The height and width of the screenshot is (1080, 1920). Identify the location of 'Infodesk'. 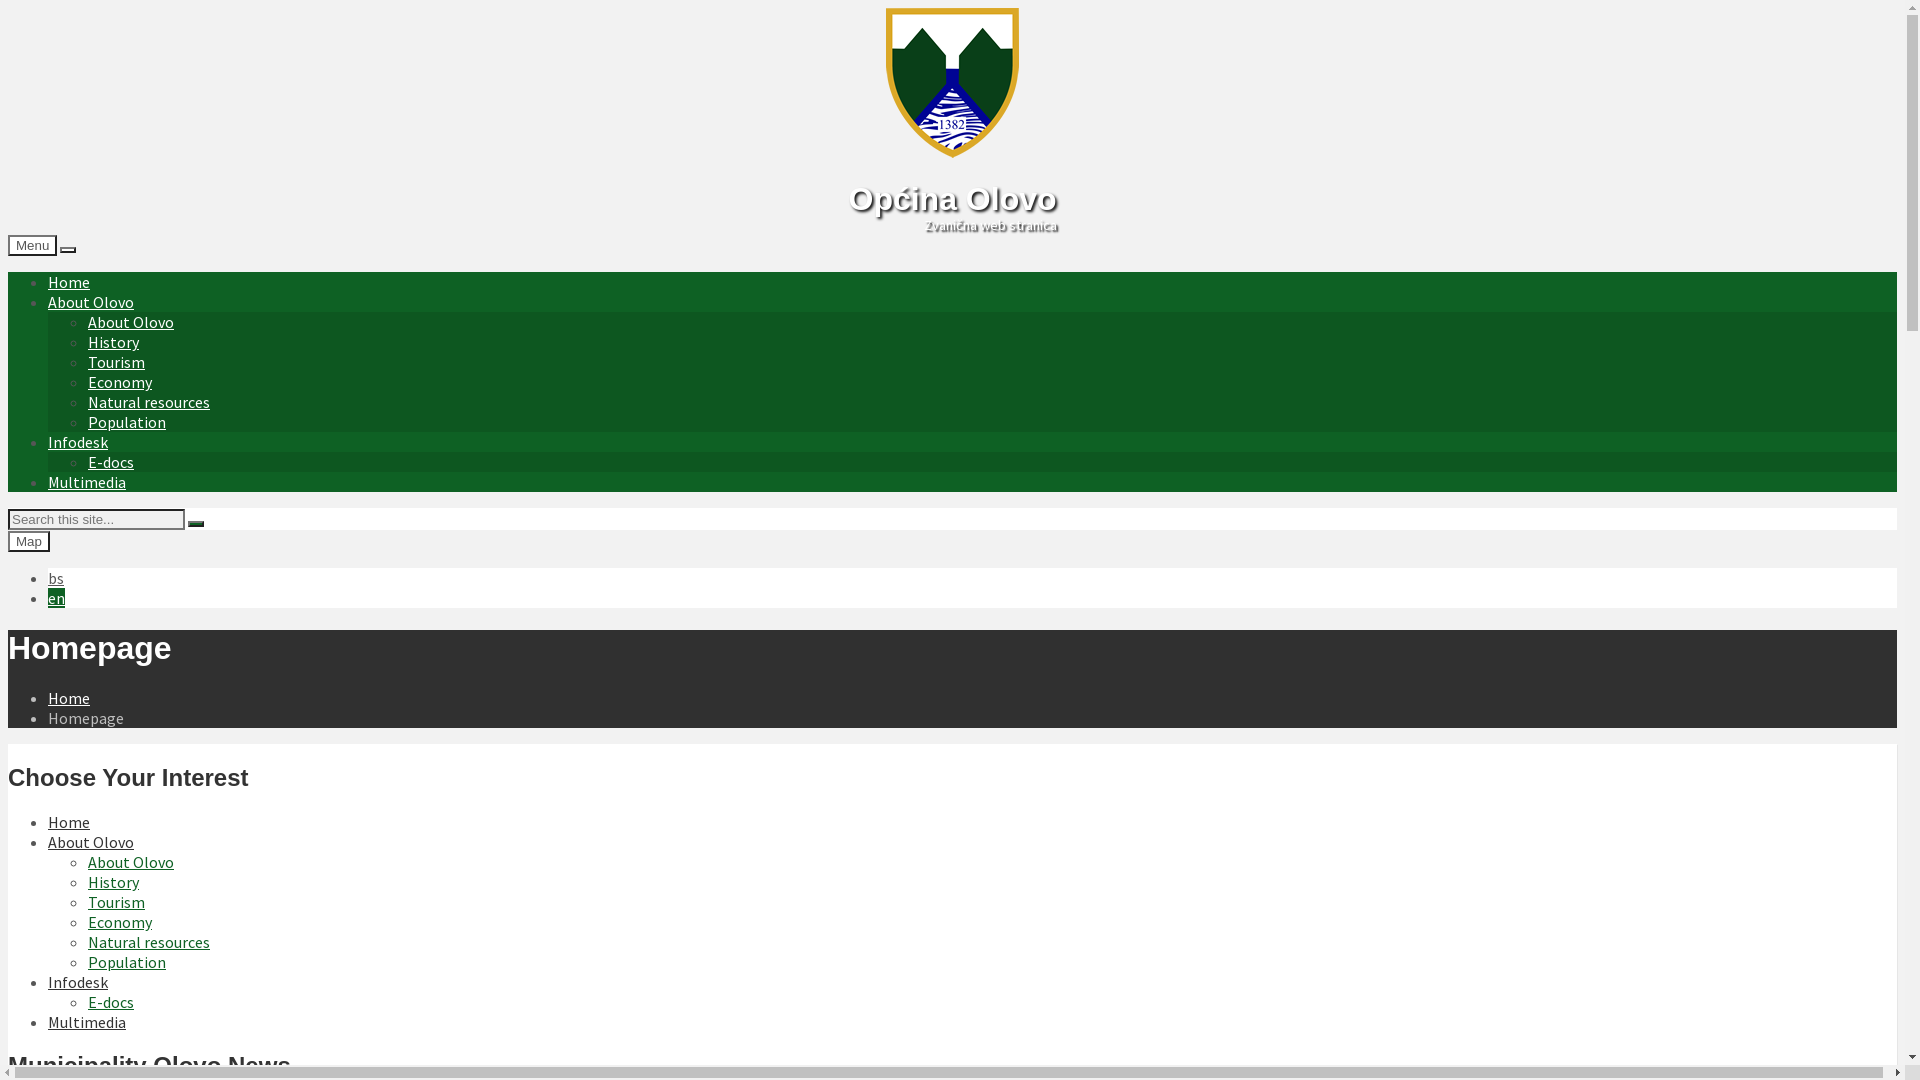
(77, 981).